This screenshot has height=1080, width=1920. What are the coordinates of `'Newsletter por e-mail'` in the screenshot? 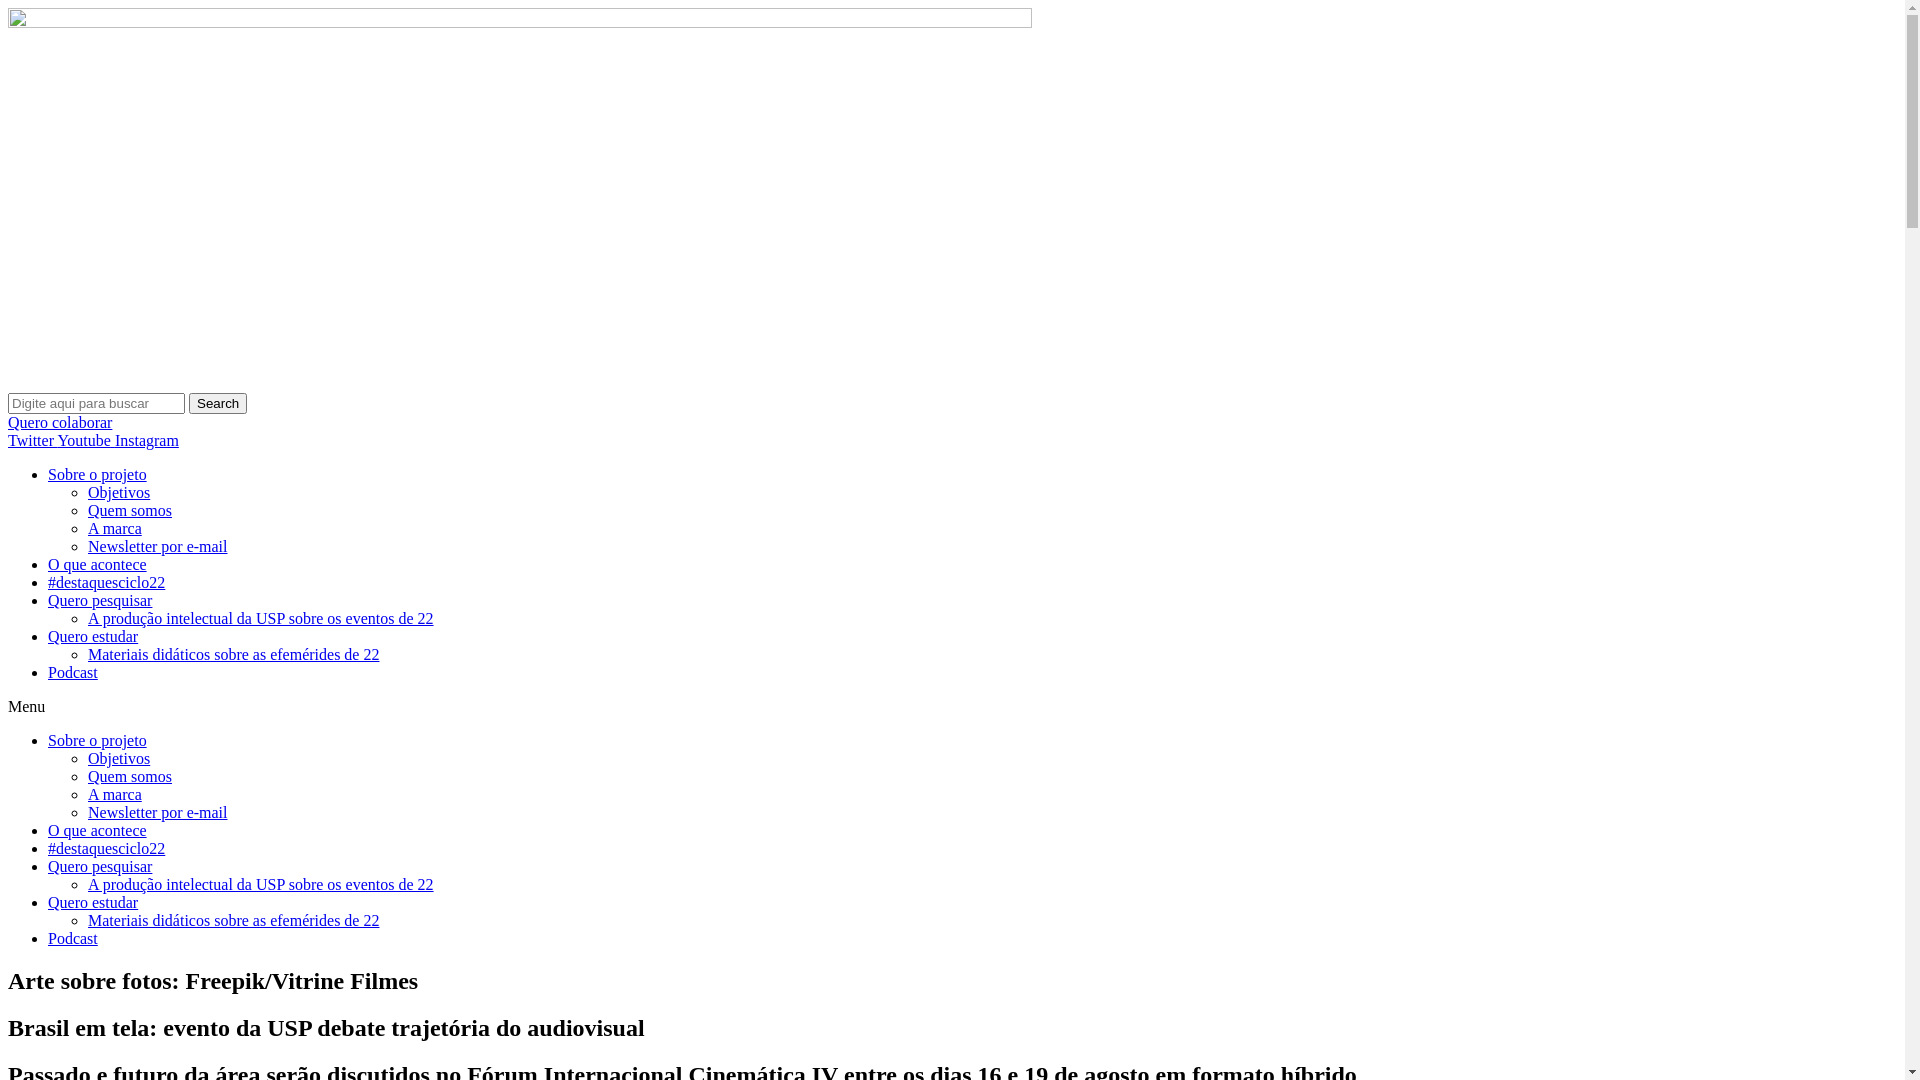 It's located at (86, 546).